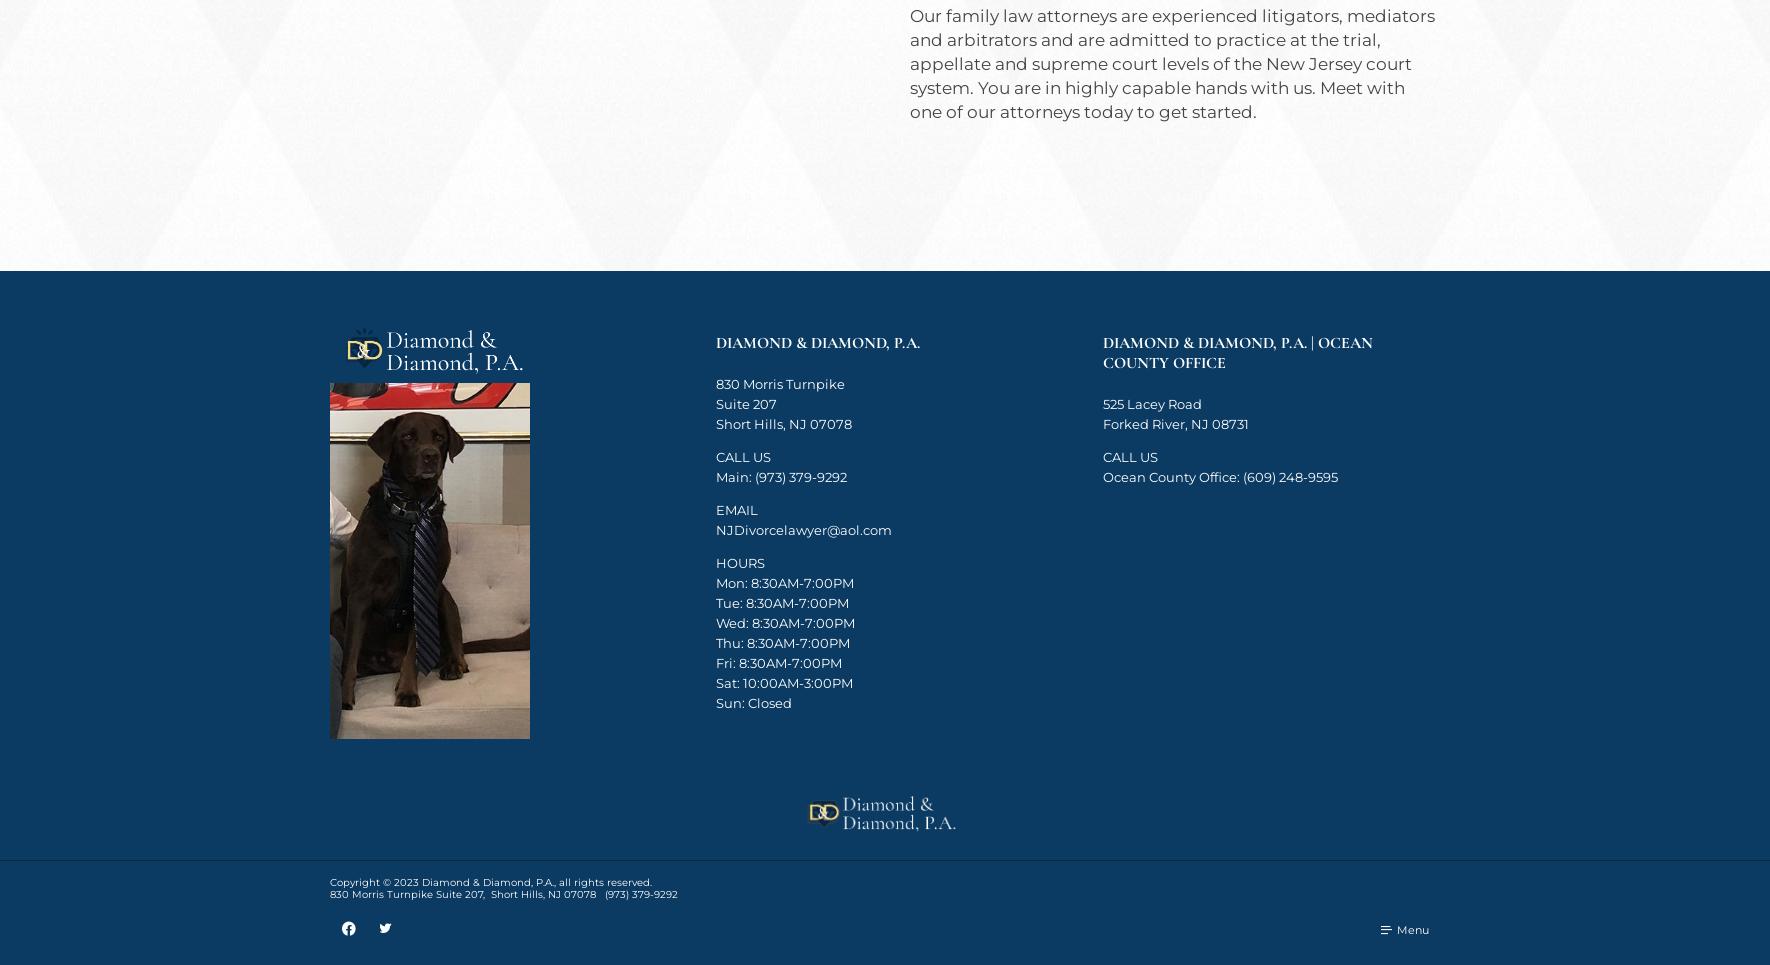 Image resolution: width=1770 pixels, height=965 pixels. I want to click on 'Sat: 10:00AM-3:00PM', so click(784, 680).